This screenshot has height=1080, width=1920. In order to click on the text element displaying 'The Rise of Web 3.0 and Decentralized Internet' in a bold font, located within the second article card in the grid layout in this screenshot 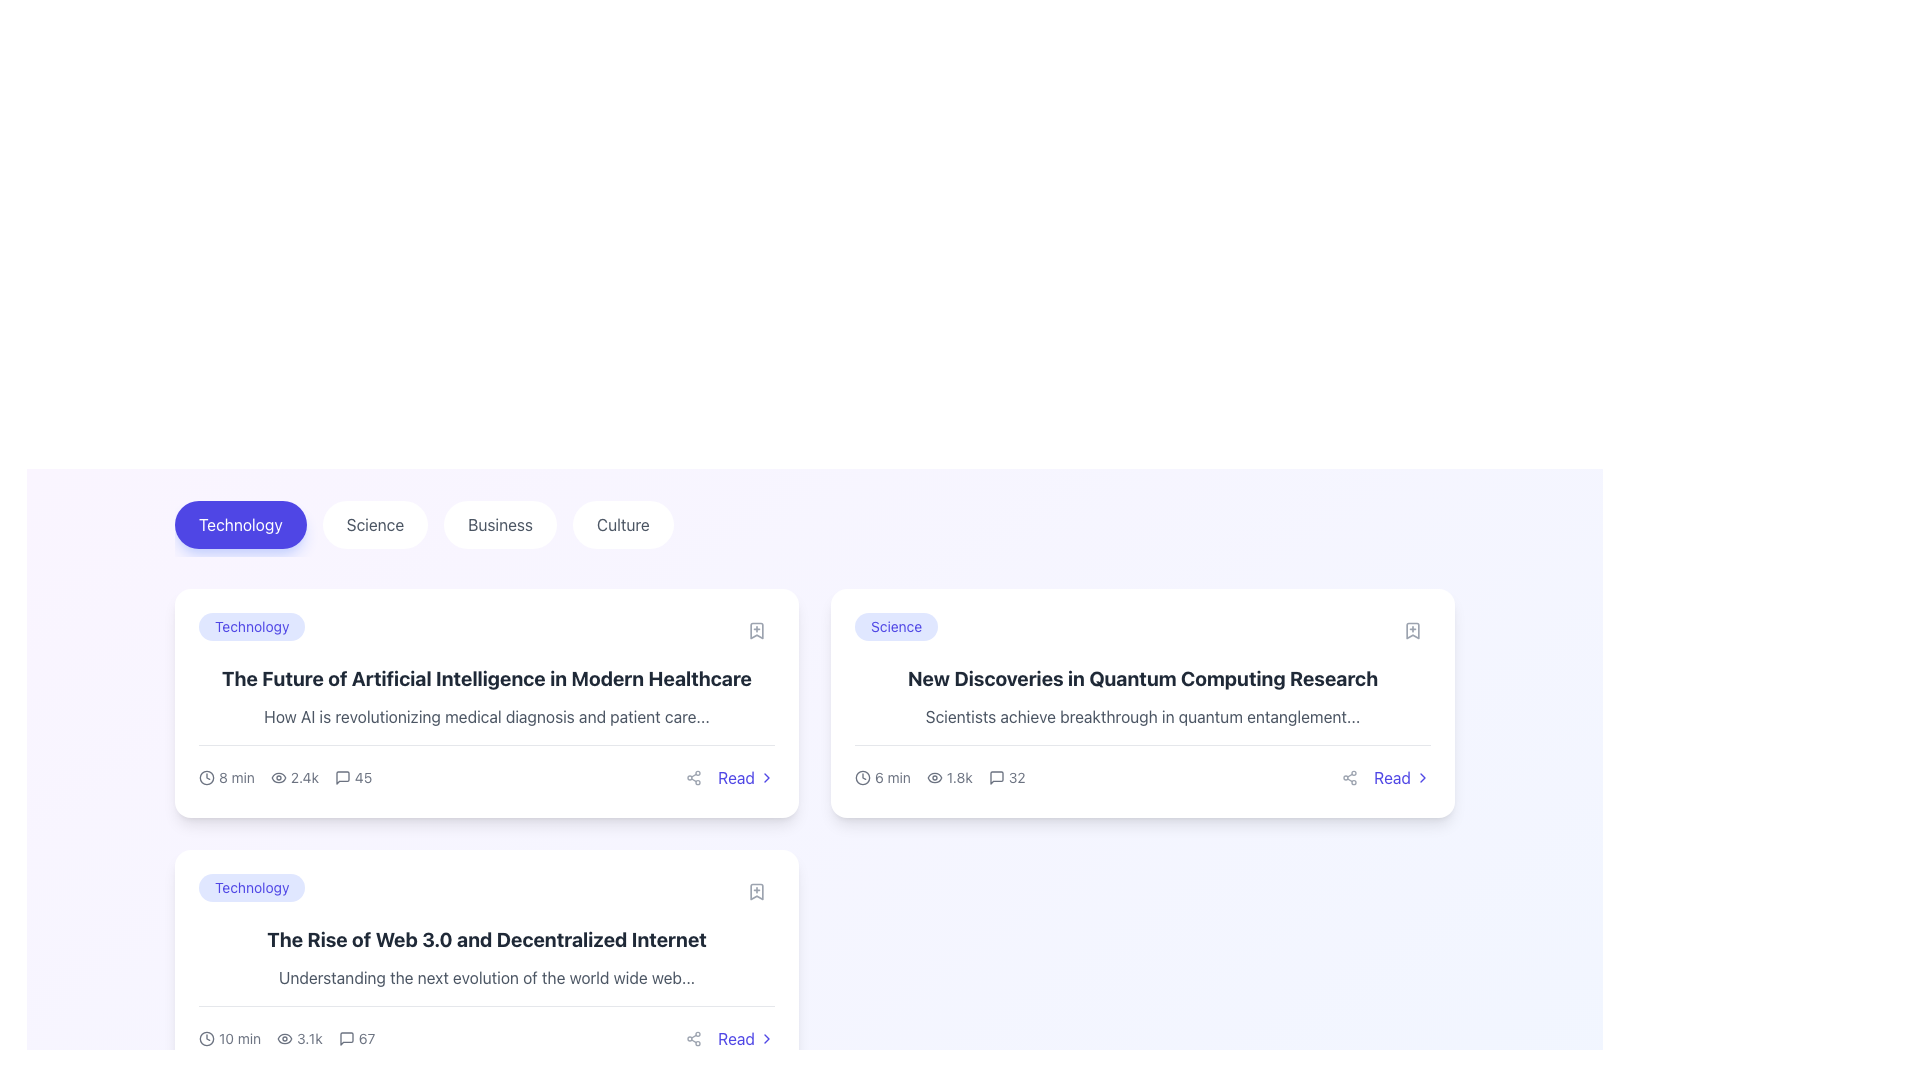, I will do `click(486, 940)`.